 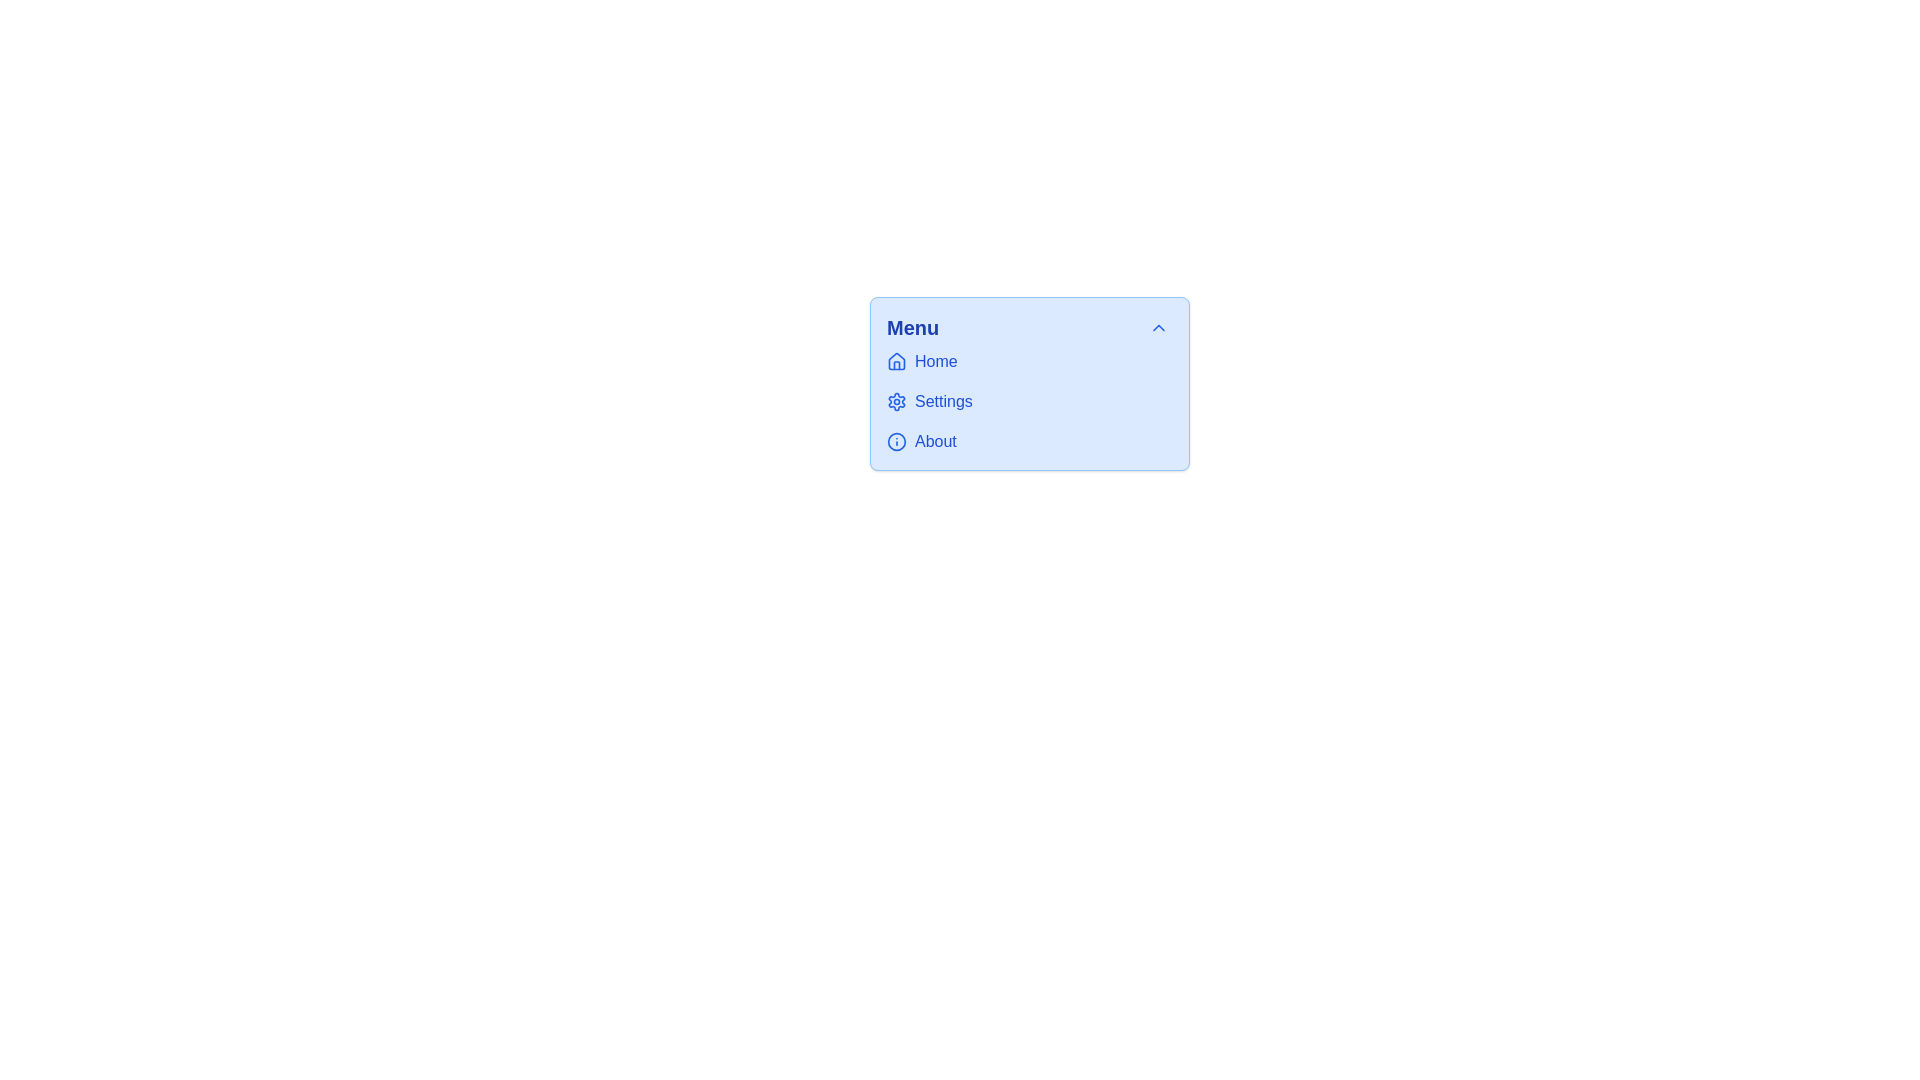 What do you see at coordinates (1158, 326) in the screenshot?
I see `the 'collapse' button located at the top-right corner of the 'Menu' section` at bounding box center [1158, 326].